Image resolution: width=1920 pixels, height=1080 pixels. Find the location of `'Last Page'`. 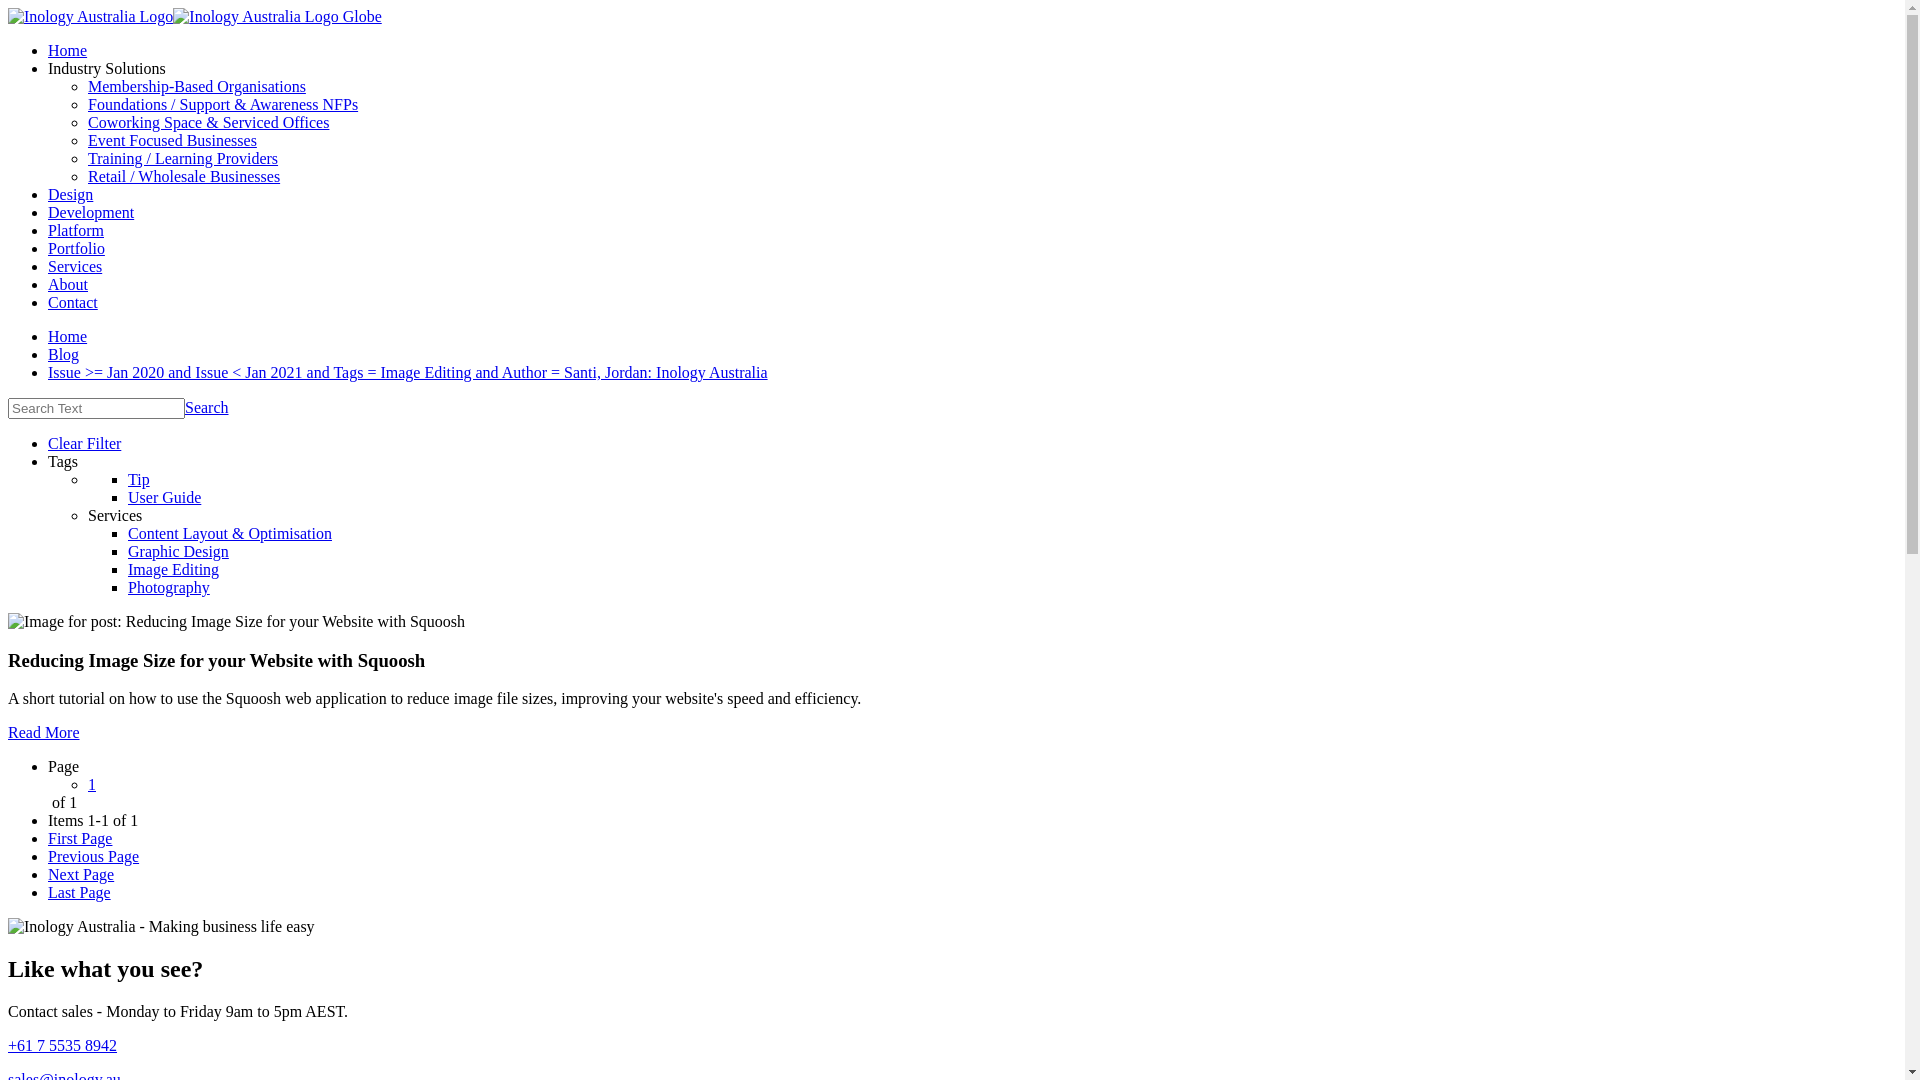

'Last Page' is located at coordinates (79, 891).